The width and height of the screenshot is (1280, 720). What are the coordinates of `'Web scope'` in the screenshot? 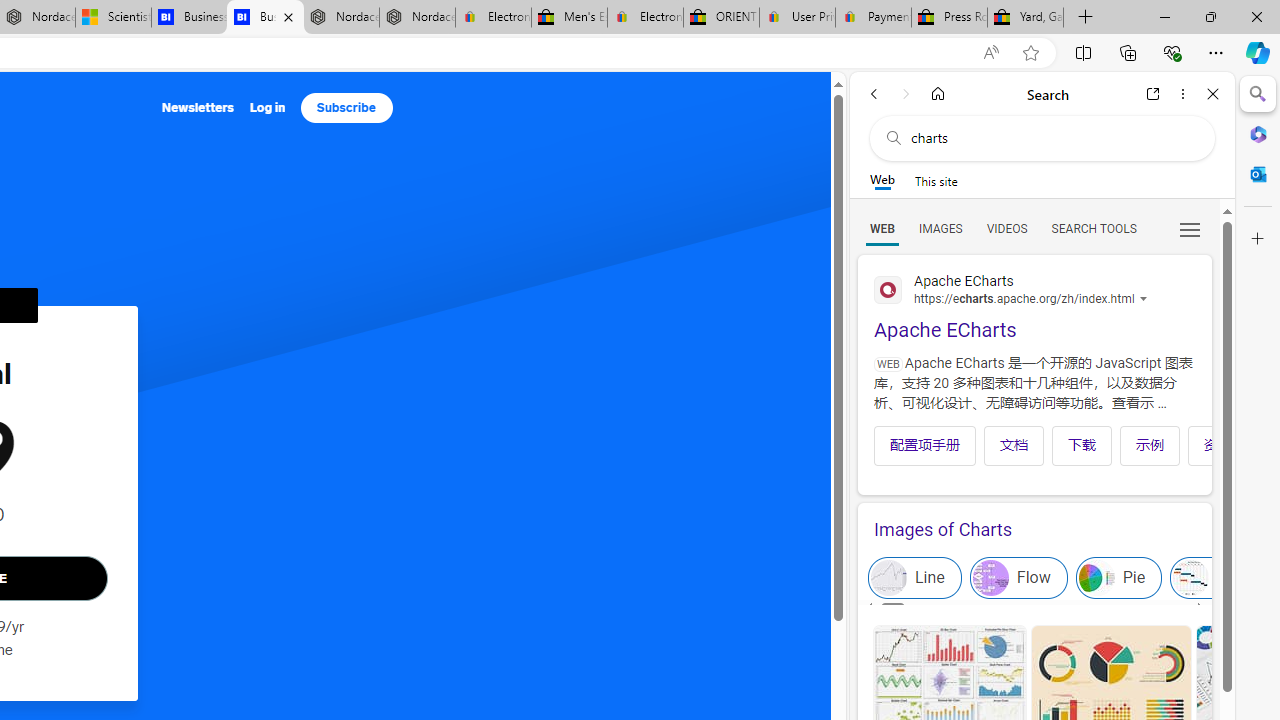 It's located at (881, 180).